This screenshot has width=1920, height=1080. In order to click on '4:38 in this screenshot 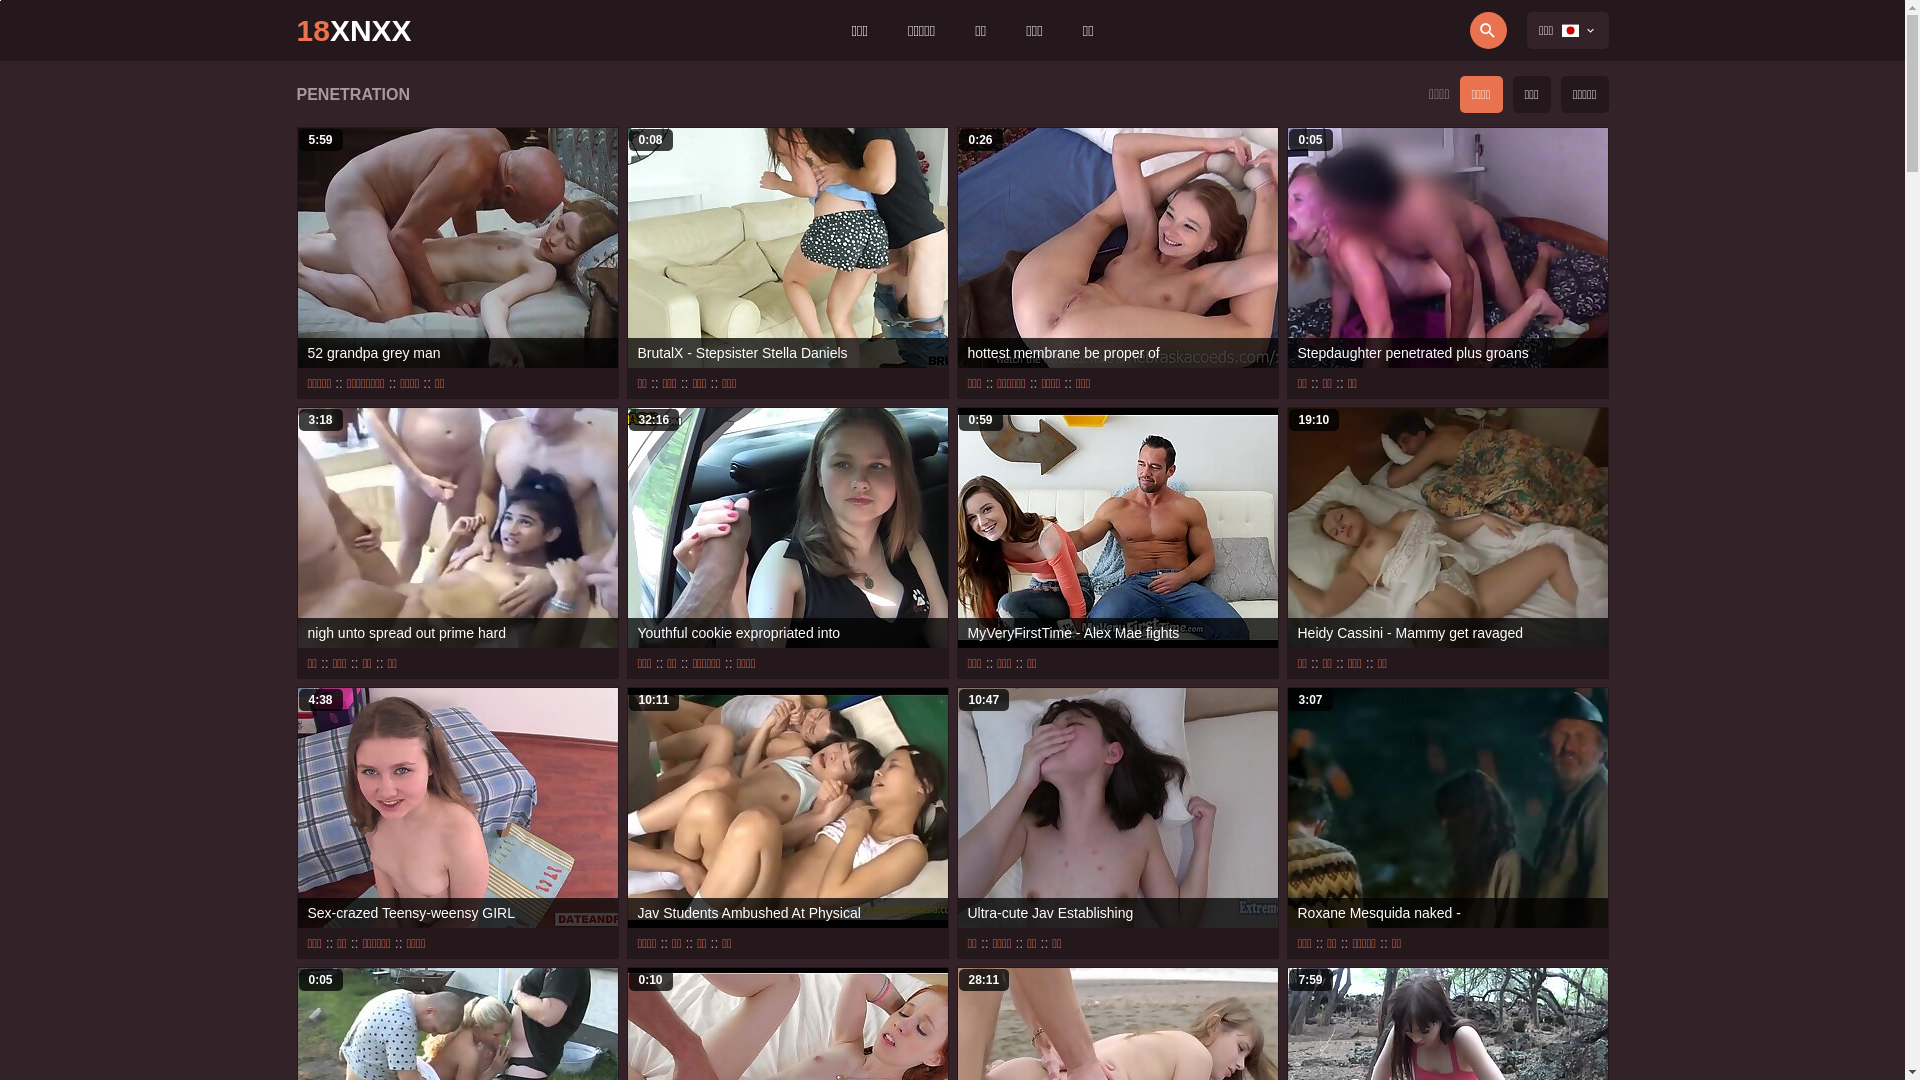, I will do `click(456, 806)`.